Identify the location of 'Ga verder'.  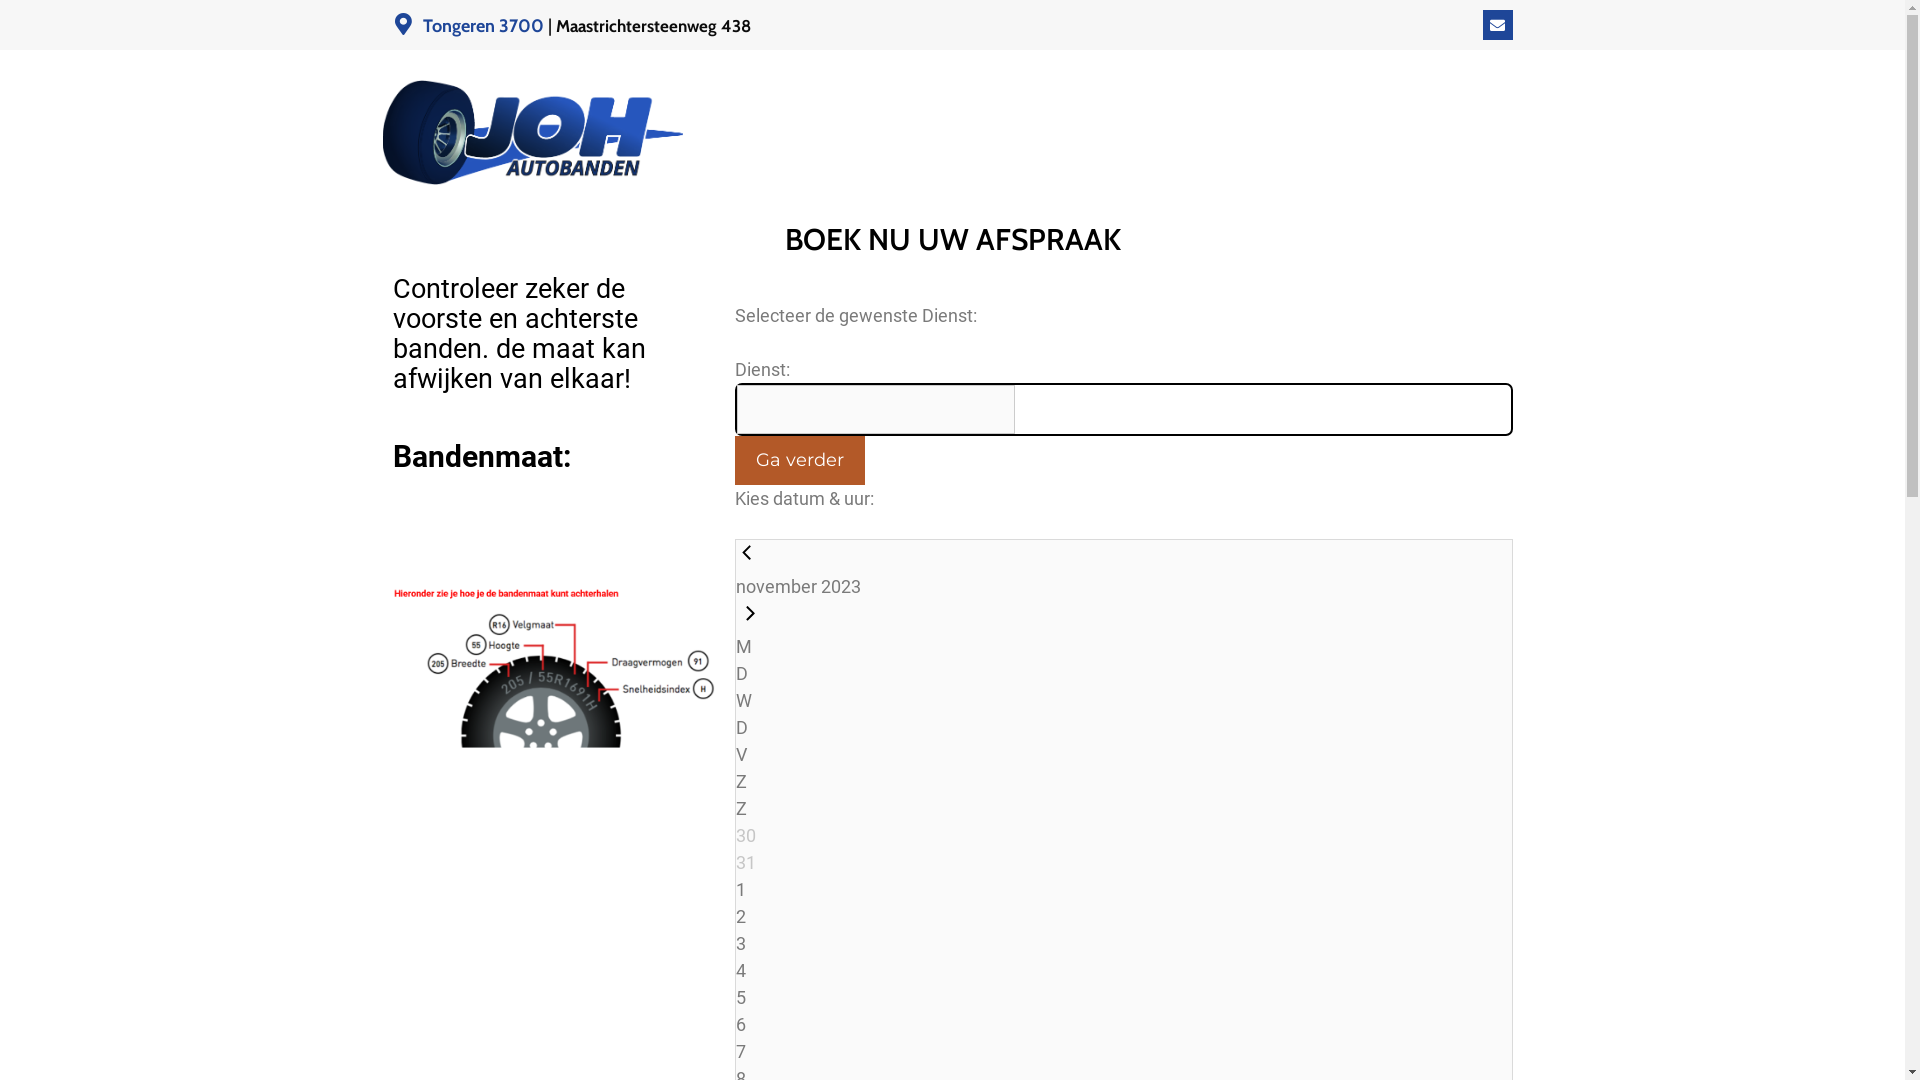
(797, 460).